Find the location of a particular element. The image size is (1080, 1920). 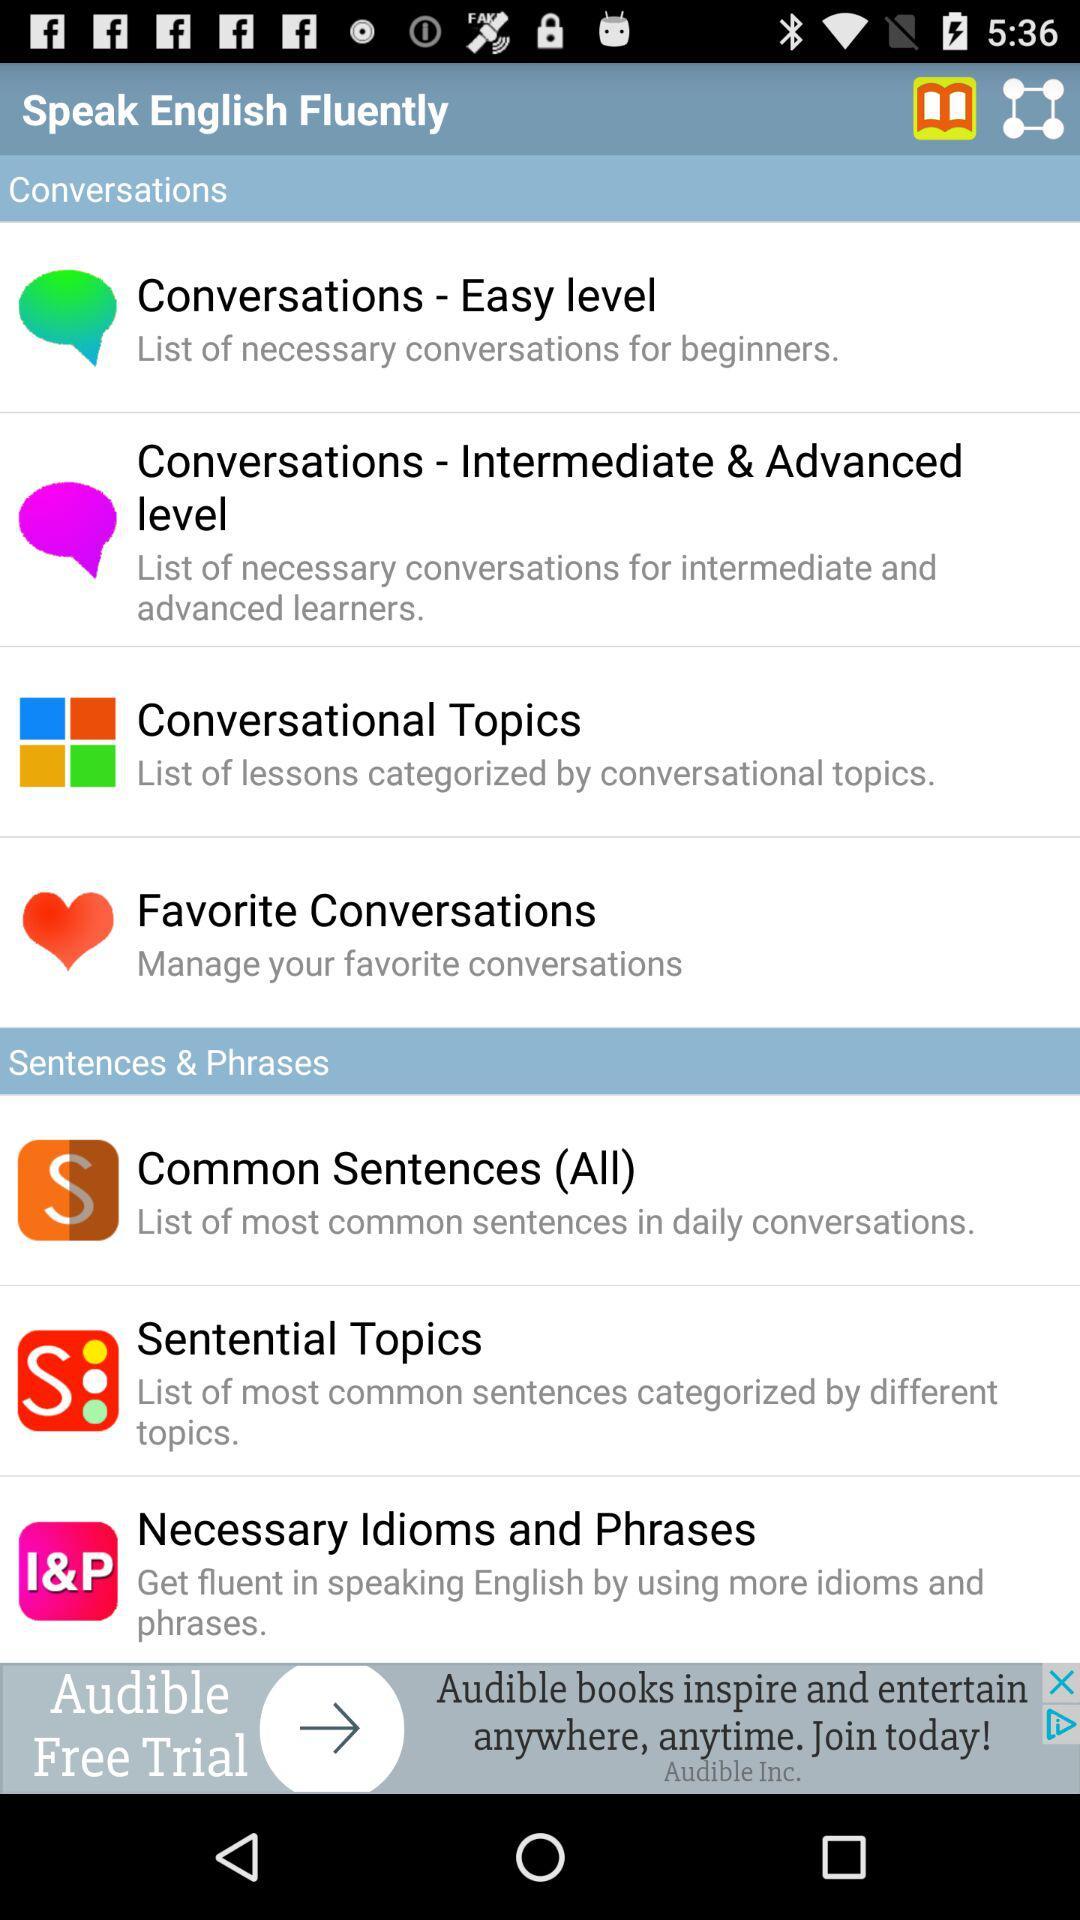

open advertisement is located at coordinates (540, 1727).